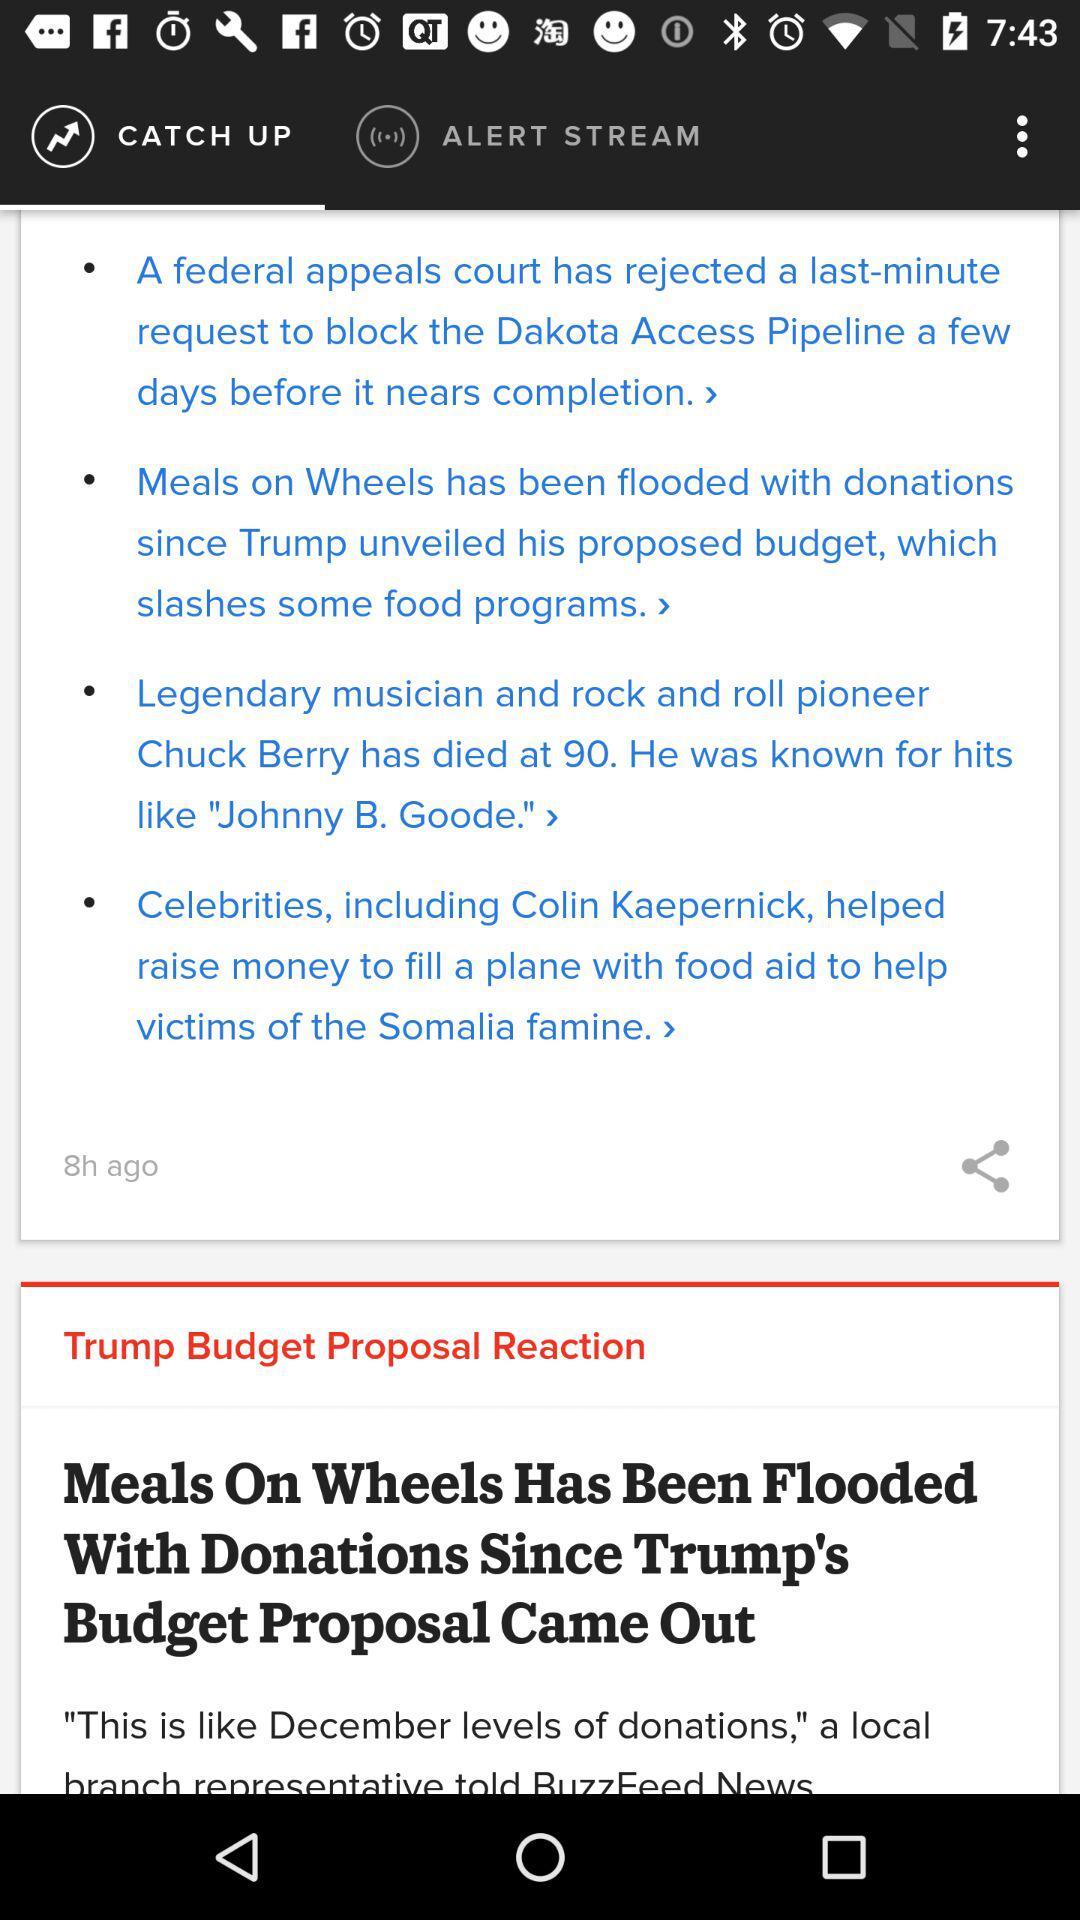 The image size is (1080, 1920). I want to click on icon below legendary musician and icon, so click(576, 965).